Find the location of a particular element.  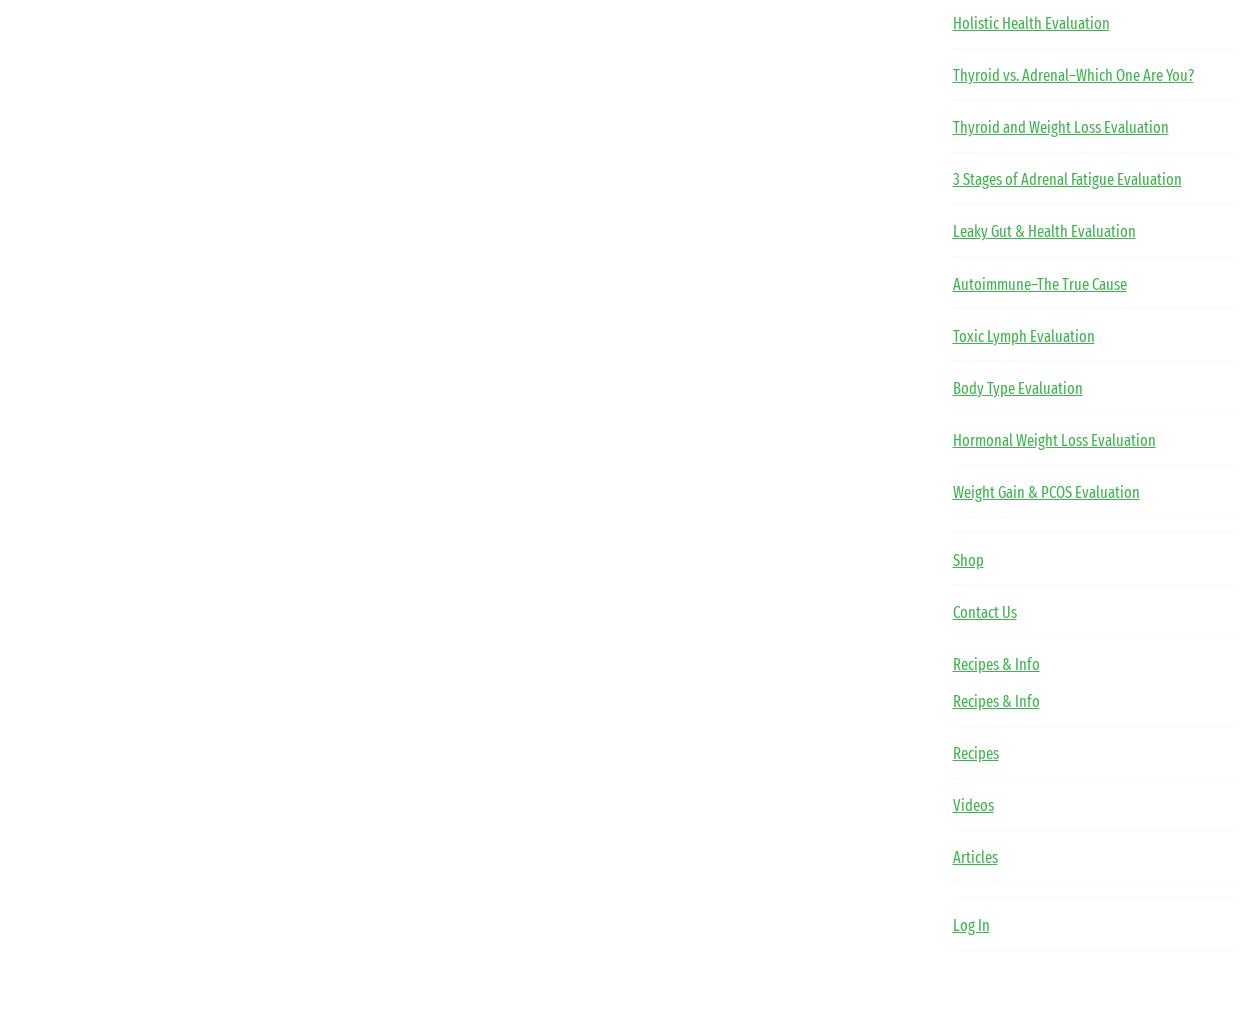

'Toxic Lymph Evaluation' is located at coordinates (1023, 335).